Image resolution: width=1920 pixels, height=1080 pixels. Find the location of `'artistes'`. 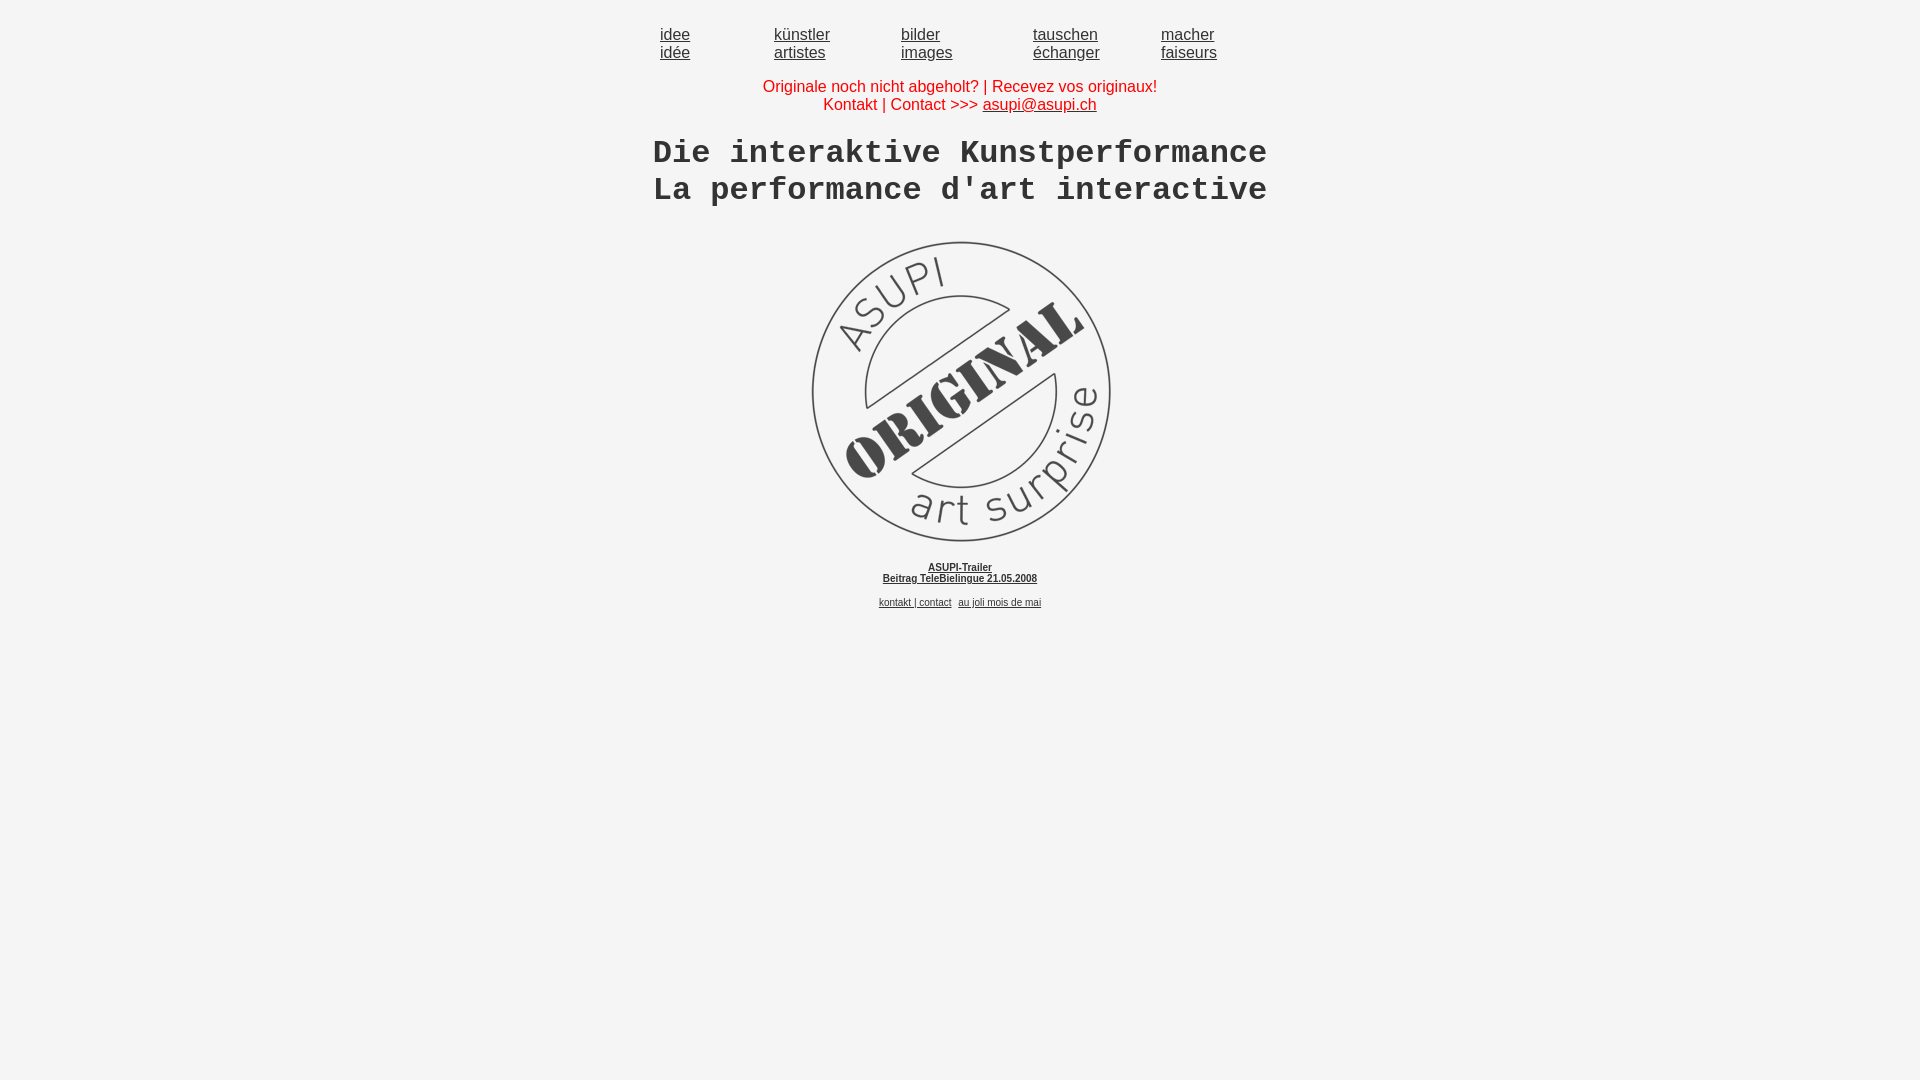

'artistes' is located at coordinates (800, 51).